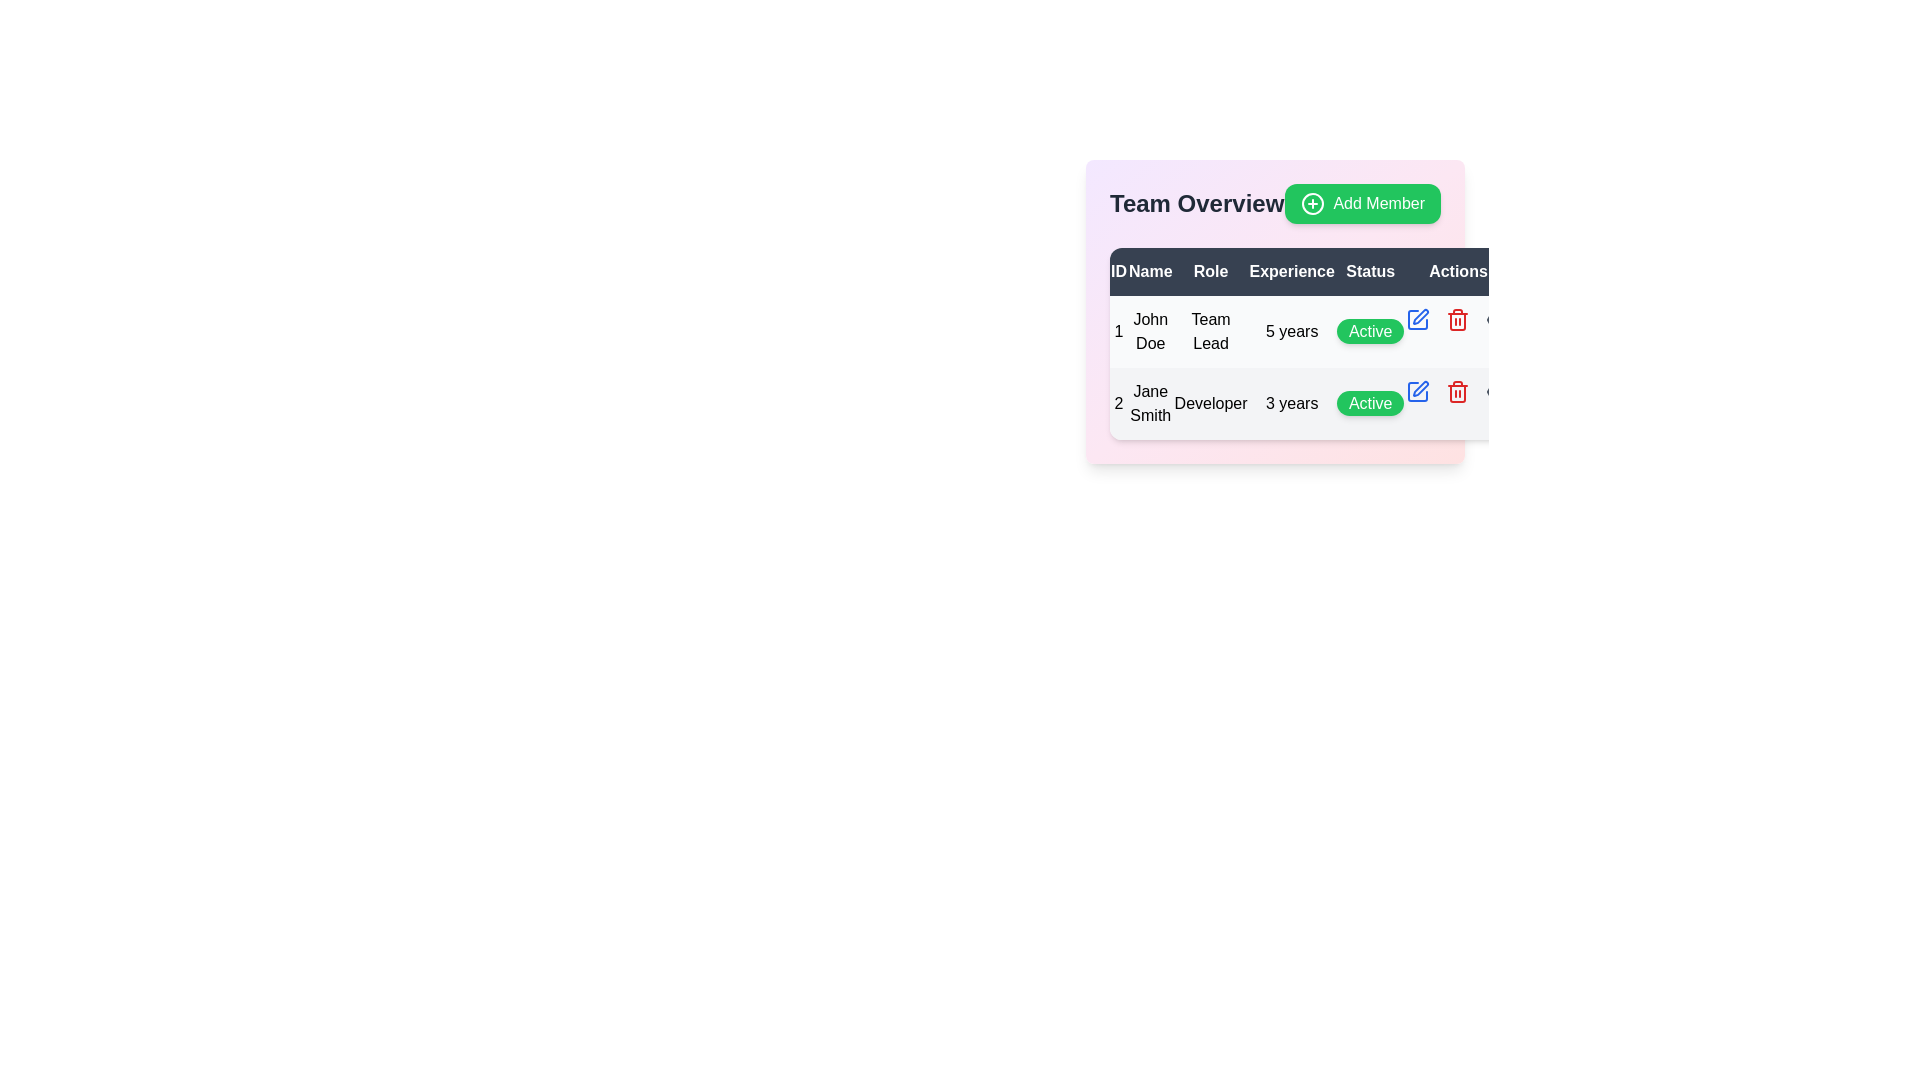 The width and height of the screenshot is (1920, 1080). What do you see at coordinates (1369, 403) in the screenshot?
I see `the 'Active' status label for 'Jane Smith' located in the 'Status' column of the second row of the table` at bounding box center [1369, 403].